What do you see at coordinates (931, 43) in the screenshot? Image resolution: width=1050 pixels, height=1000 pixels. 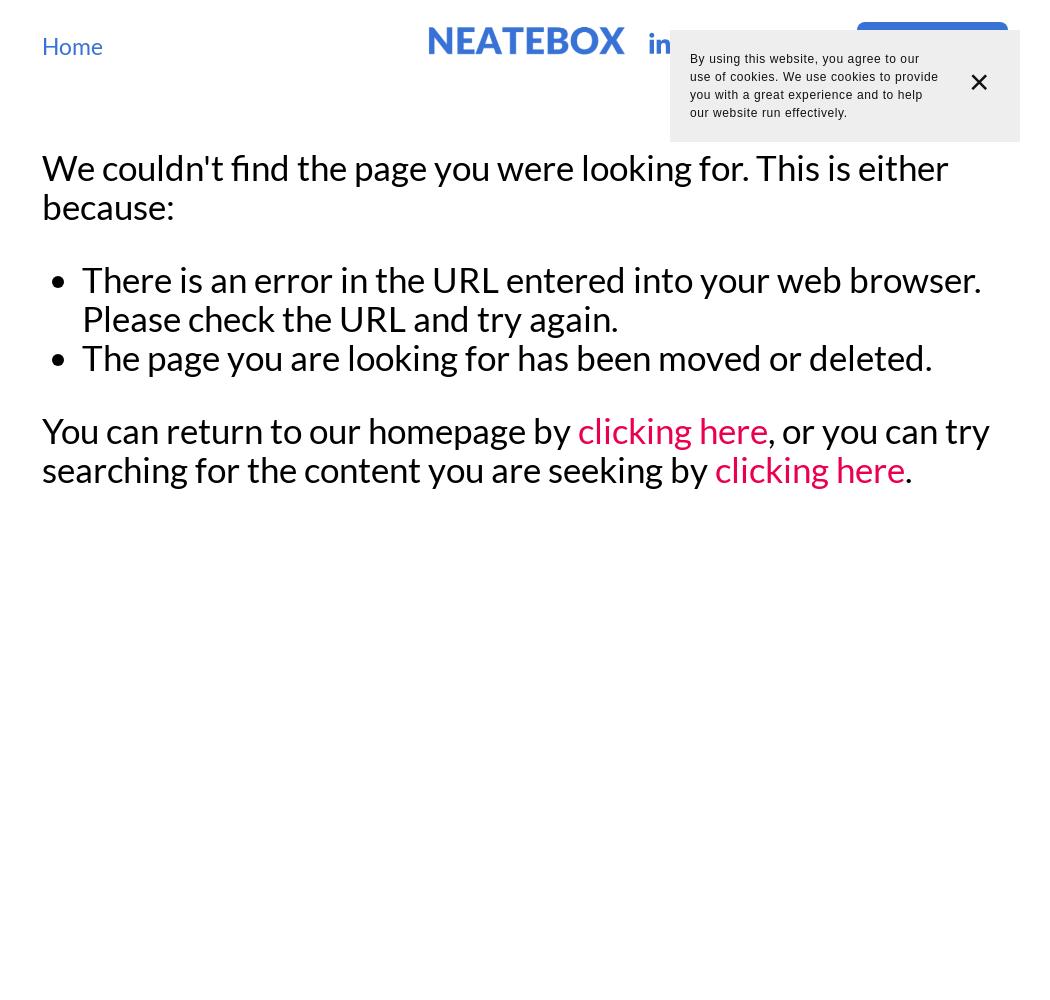 I see `'Get in touch'` at bounding box center [931, 43].